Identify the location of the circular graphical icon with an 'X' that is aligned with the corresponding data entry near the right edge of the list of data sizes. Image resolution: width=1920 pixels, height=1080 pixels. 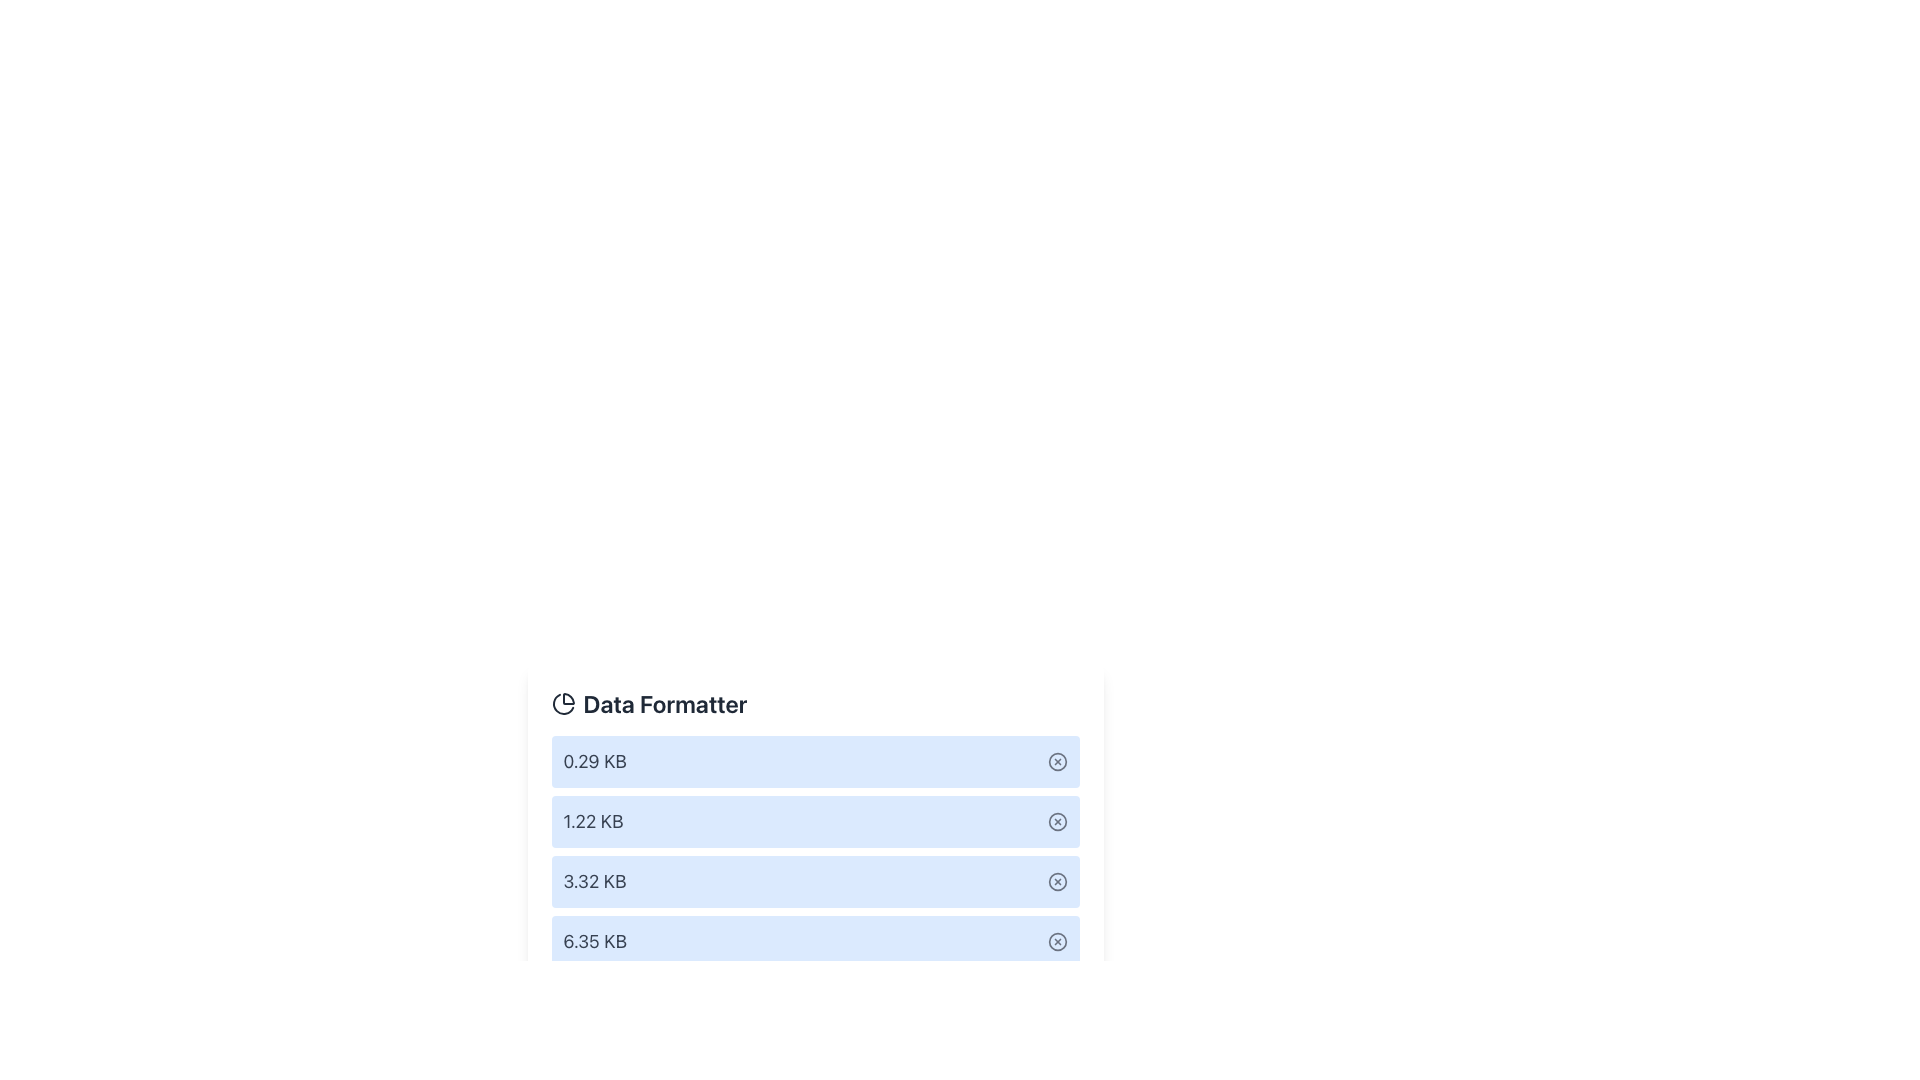
(1056, 762).